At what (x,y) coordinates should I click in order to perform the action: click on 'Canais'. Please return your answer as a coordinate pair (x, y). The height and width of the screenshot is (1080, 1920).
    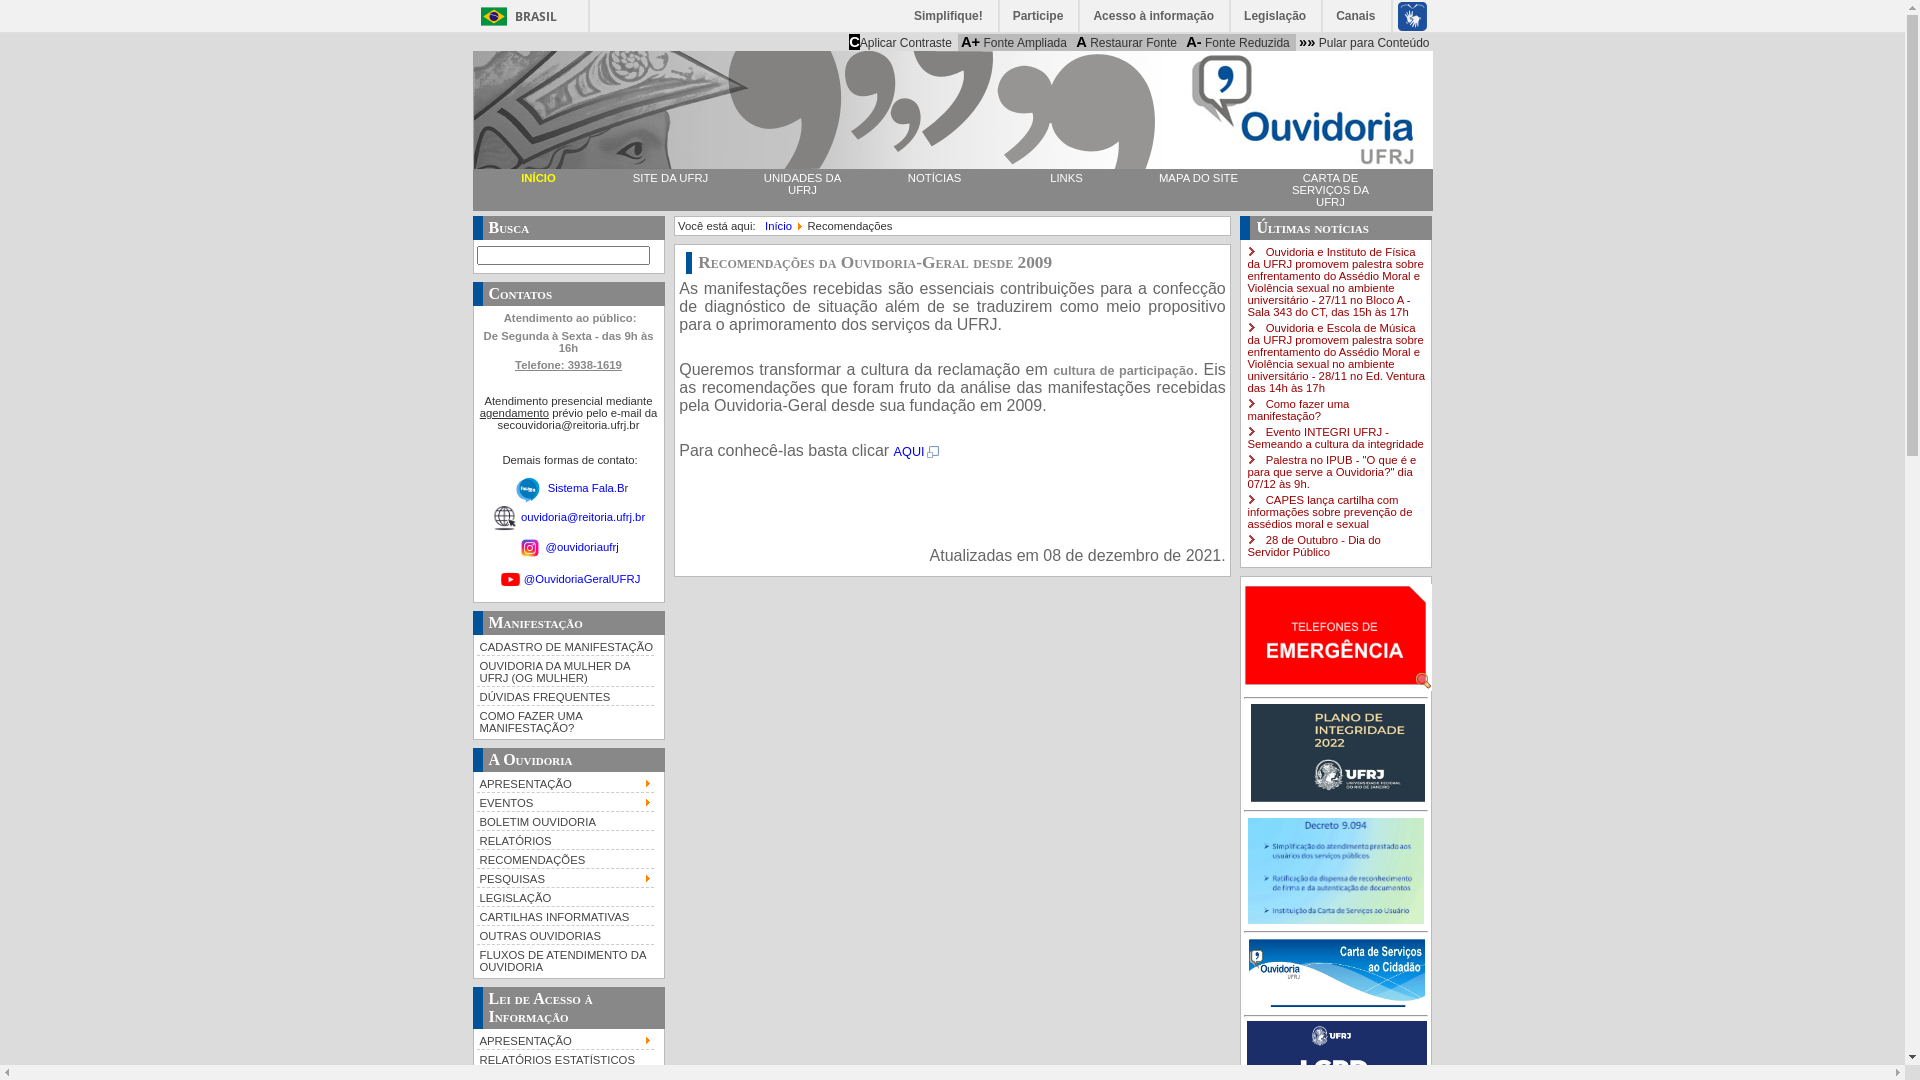
    Looking at the image, I should click on (1356, 15).